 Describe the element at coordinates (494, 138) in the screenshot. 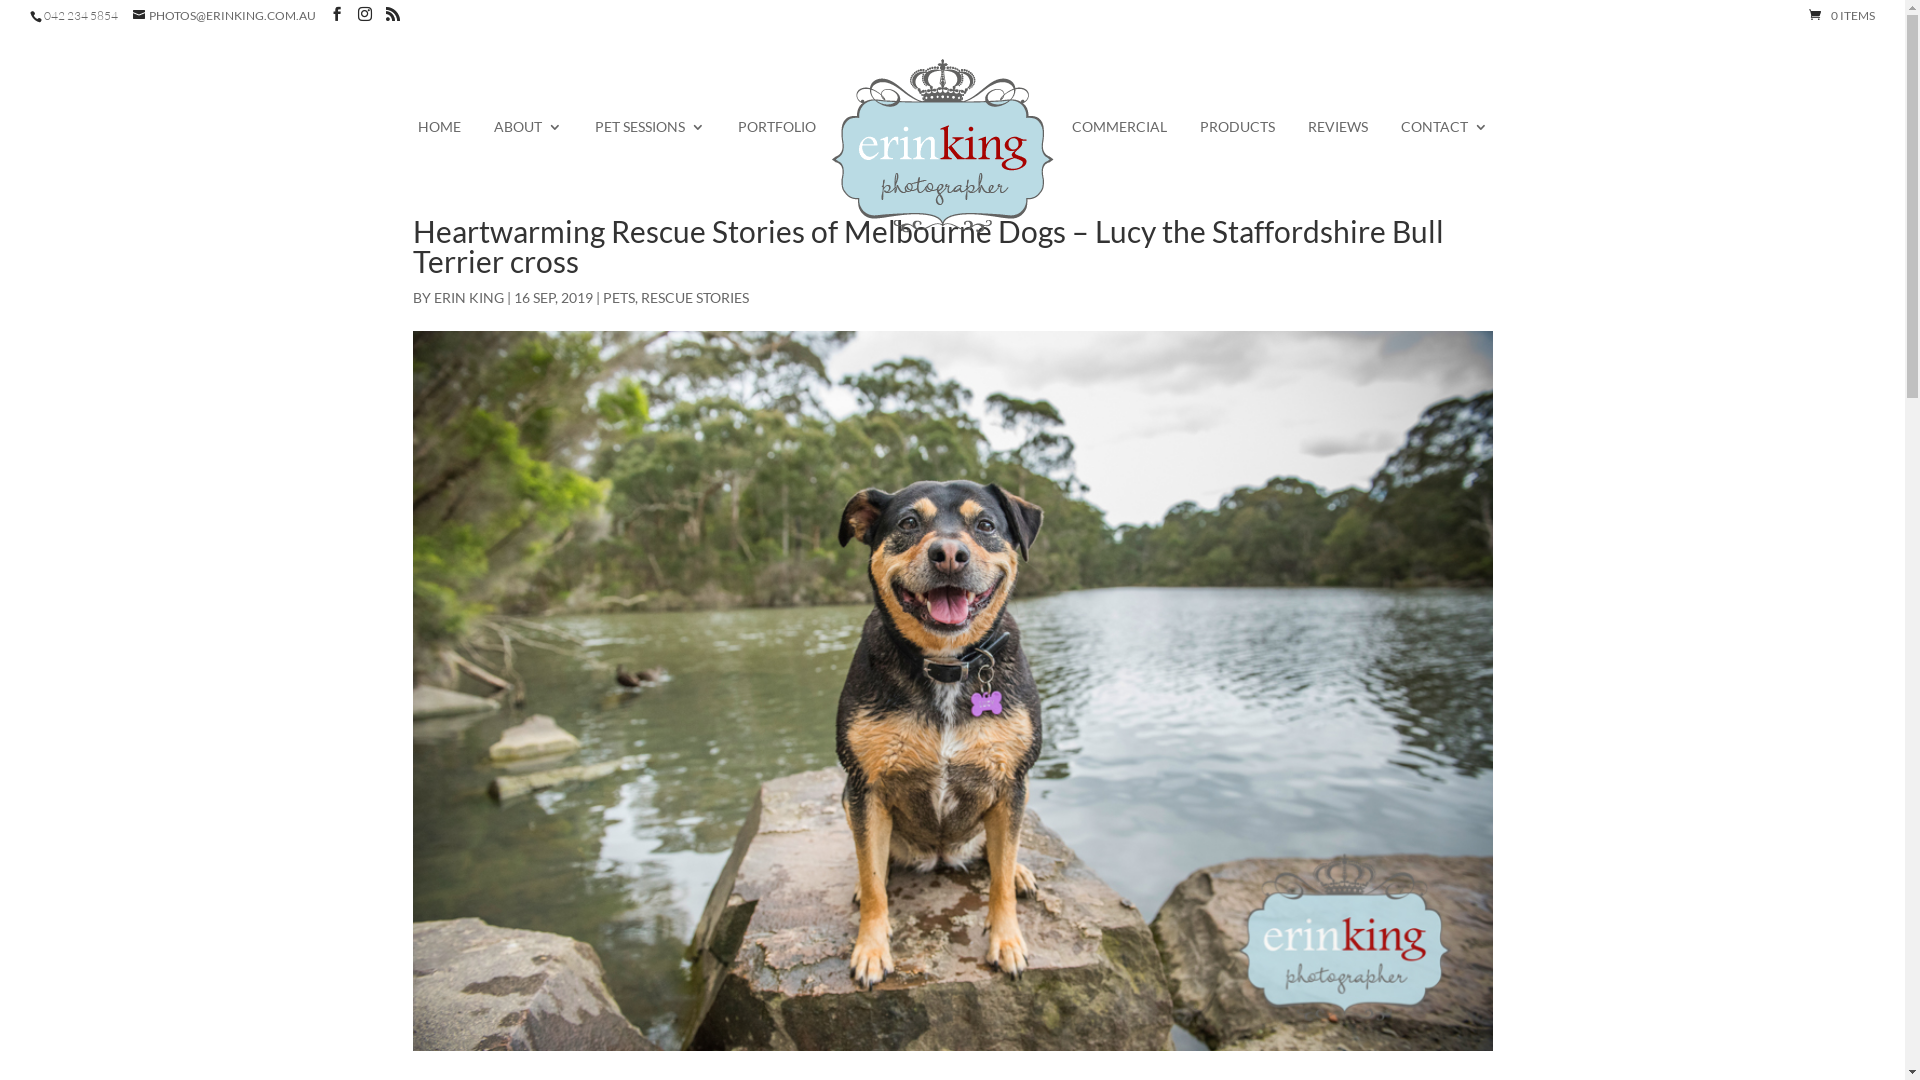

I see `'ABOUT'` at that location.